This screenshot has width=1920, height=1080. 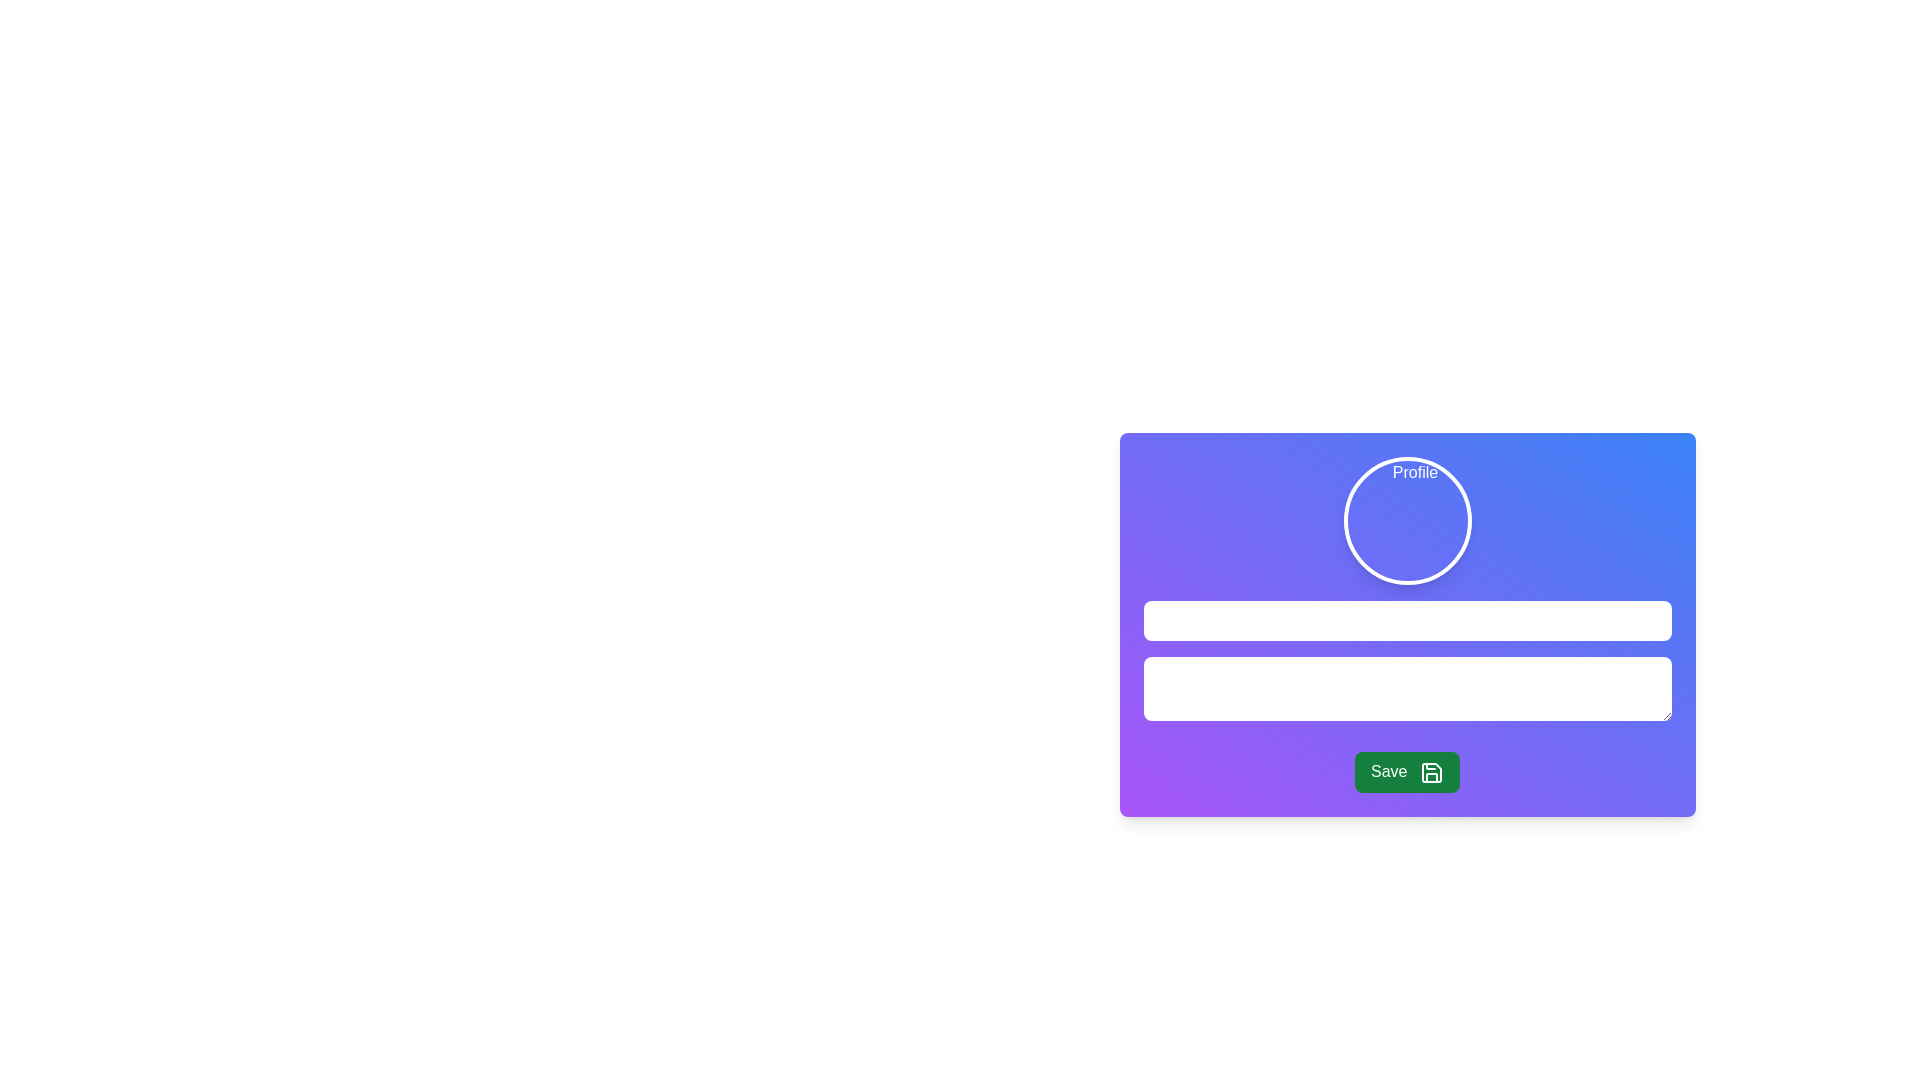 What do you see at coordinates (1430, 771) in the screenshot?
I see `the save icon located to the right of the 'Save' button text label` at bounding box center [1430, 771].